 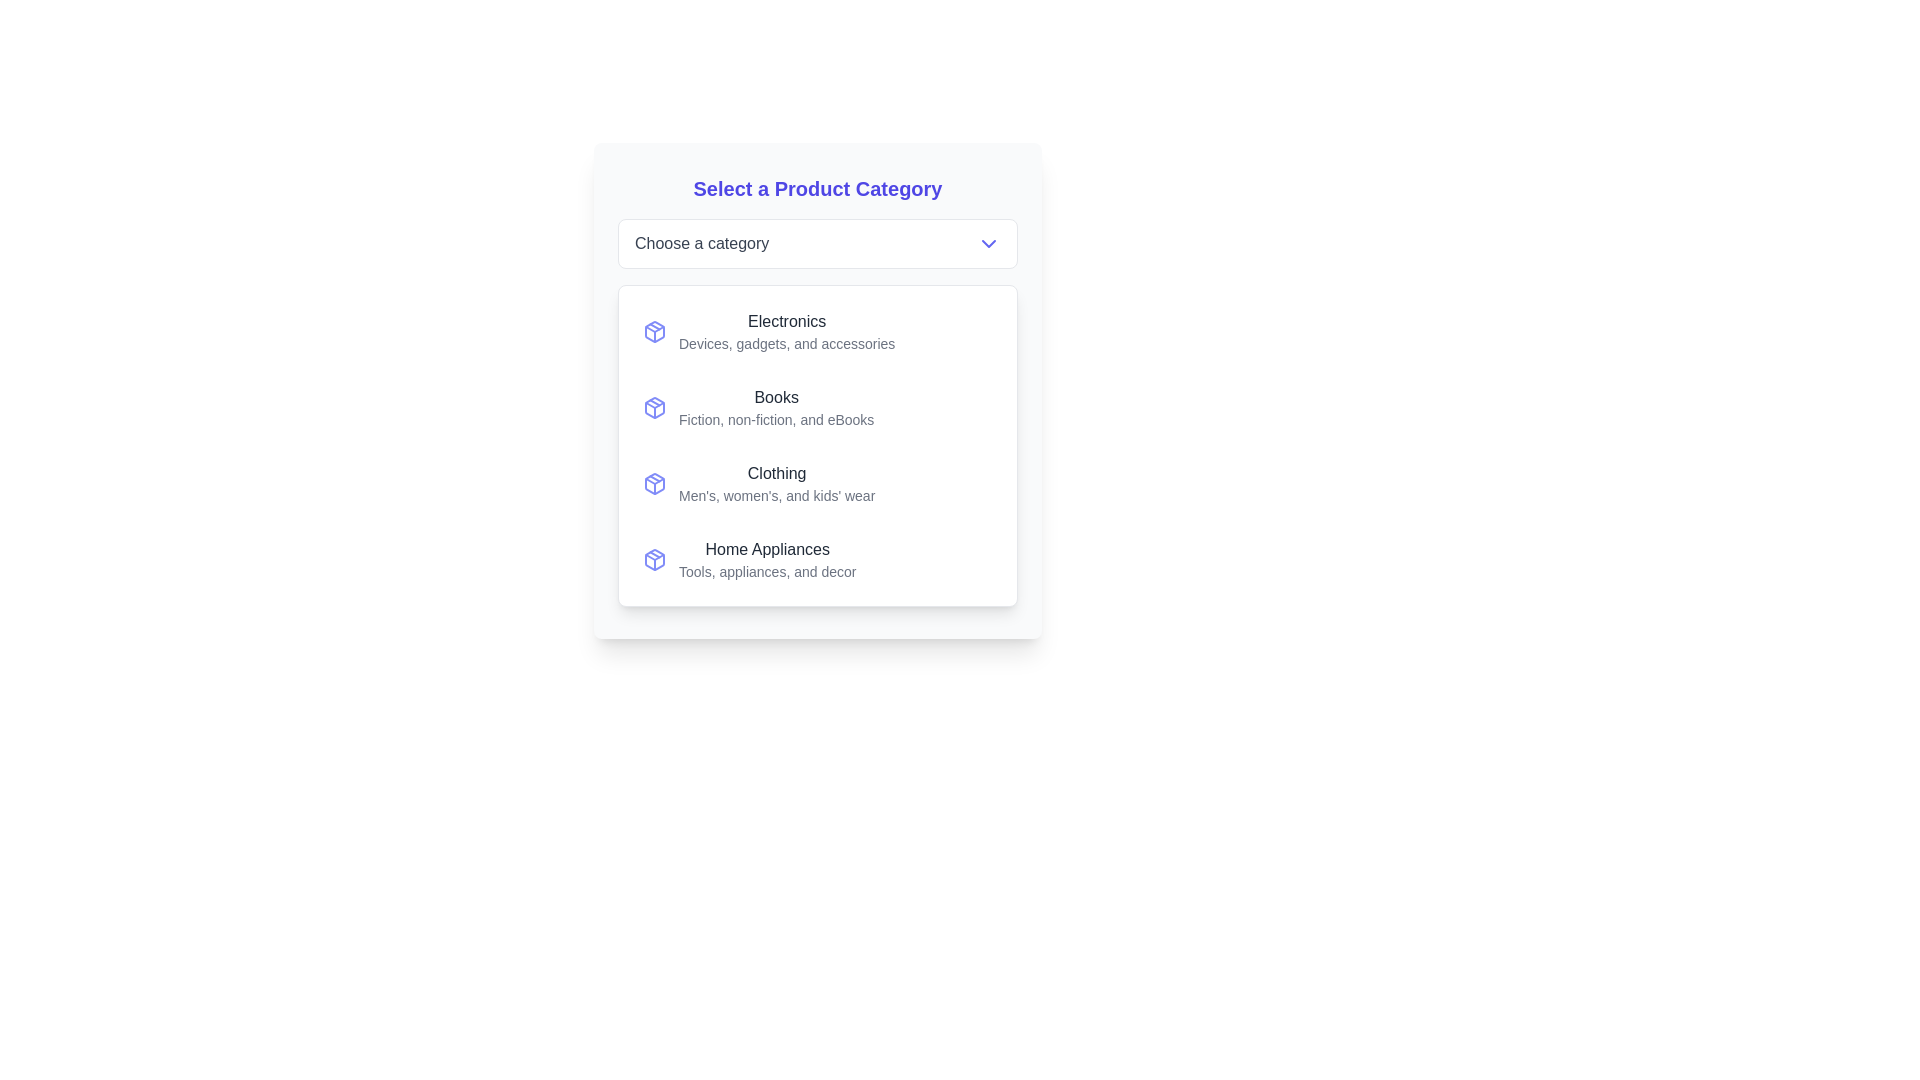 I want to click on the clickable list item titled 'Clothing' which contains the subtitle 'Men's, women's, and kids' wear' and is located in the product categories list, so click(x=817, y=483).